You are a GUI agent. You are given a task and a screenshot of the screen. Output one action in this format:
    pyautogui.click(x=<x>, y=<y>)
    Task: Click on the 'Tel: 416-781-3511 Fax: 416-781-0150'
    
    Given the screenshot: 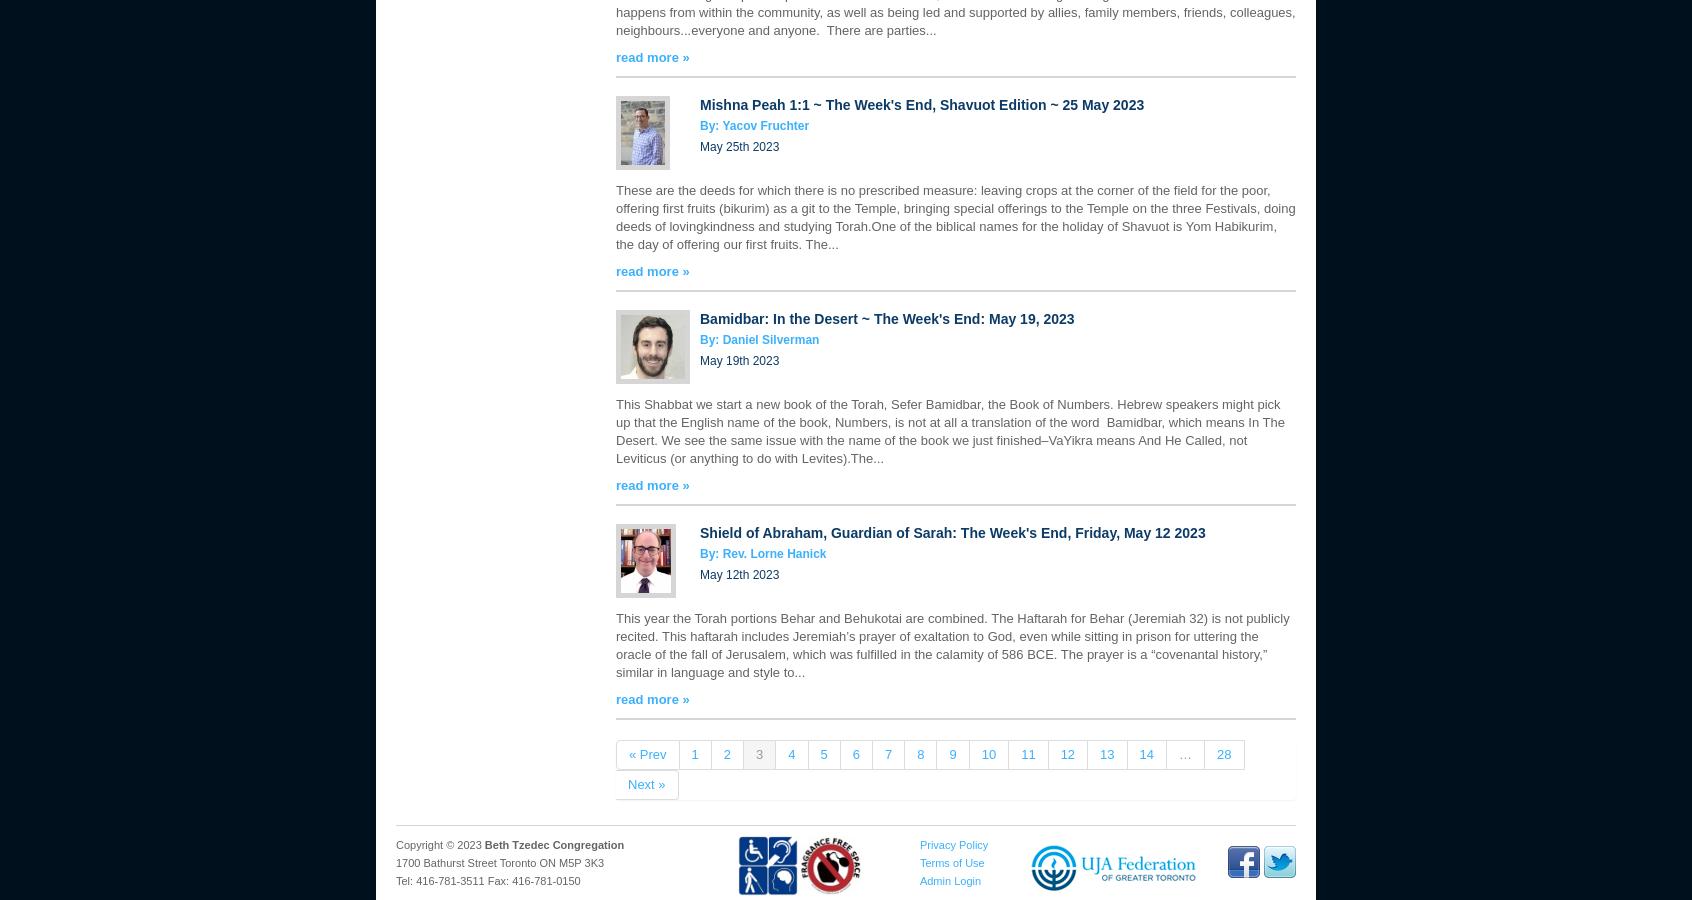 What is the action you would take?
    pyautogui.click(x=486, y=881)
    